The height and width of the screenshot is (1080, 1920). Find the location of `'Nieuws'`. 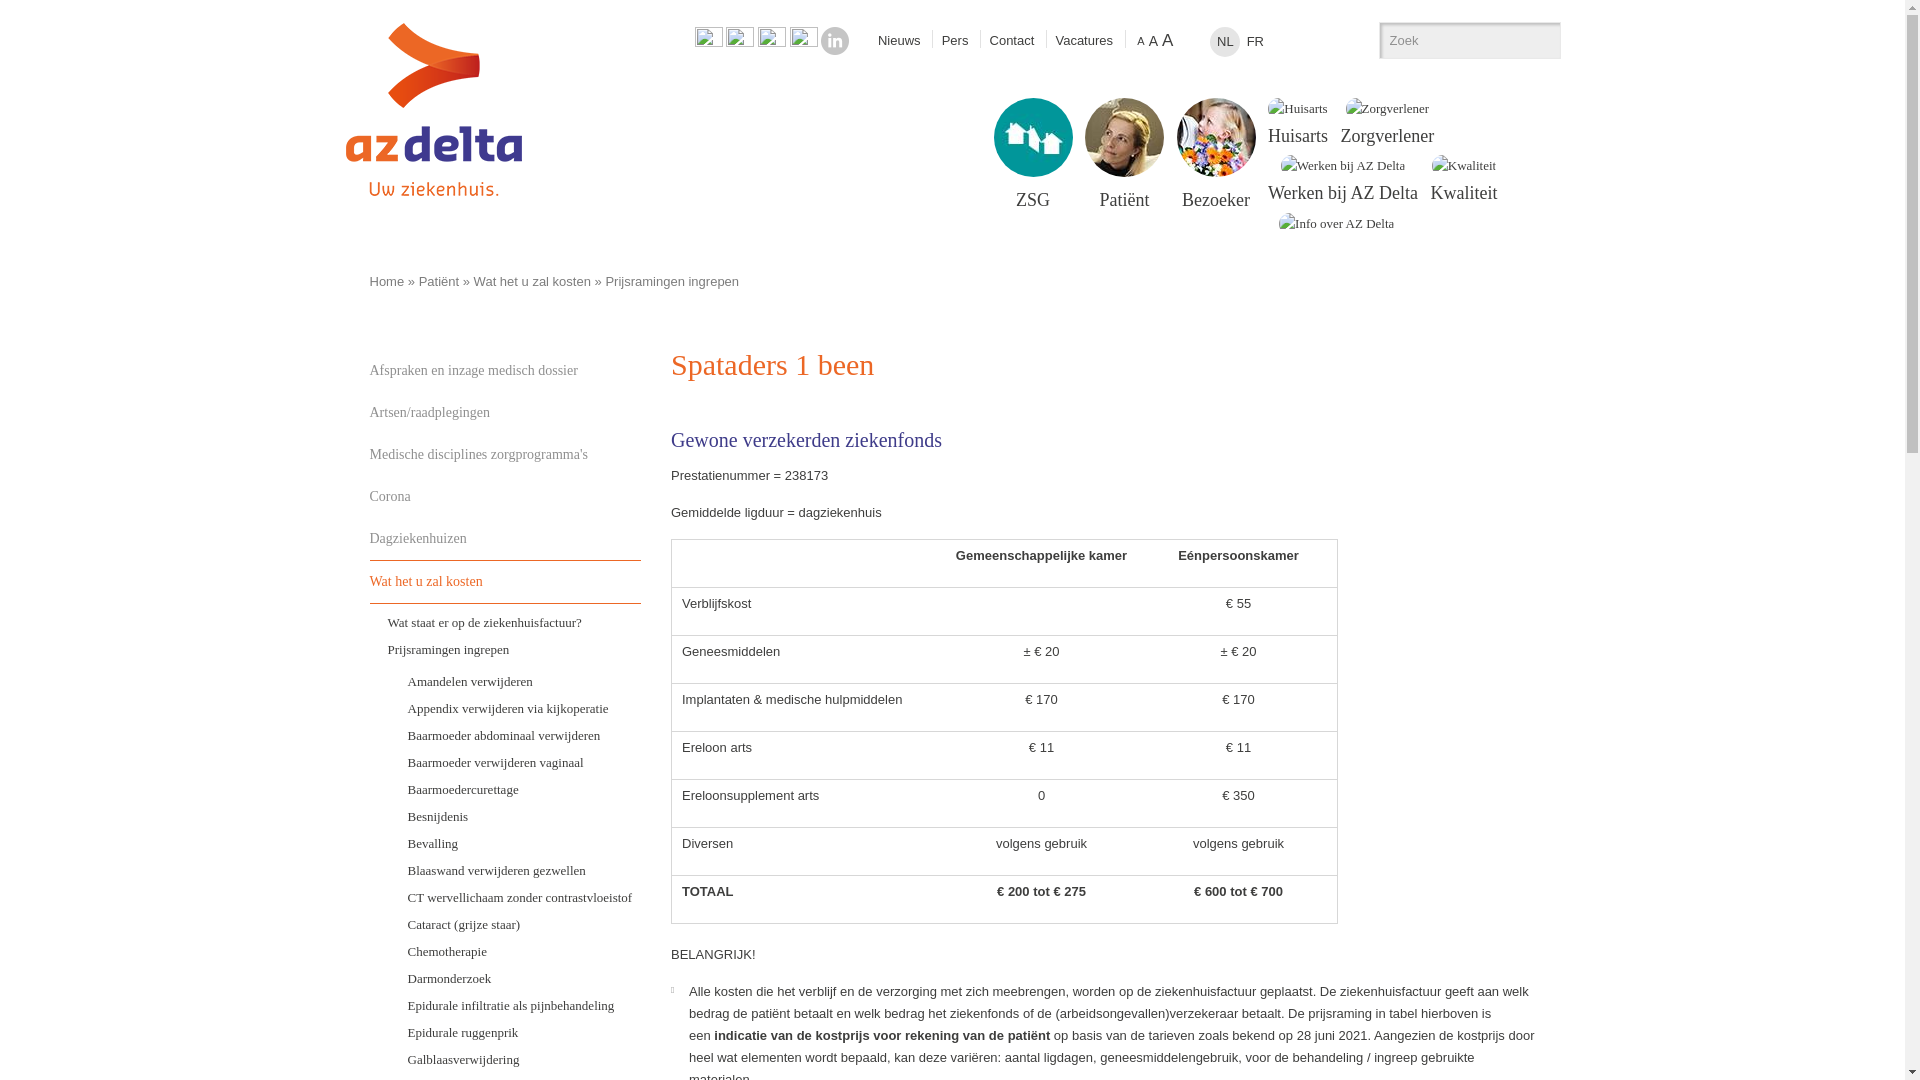

'Nieuws' is located at coordinates (898, 40).